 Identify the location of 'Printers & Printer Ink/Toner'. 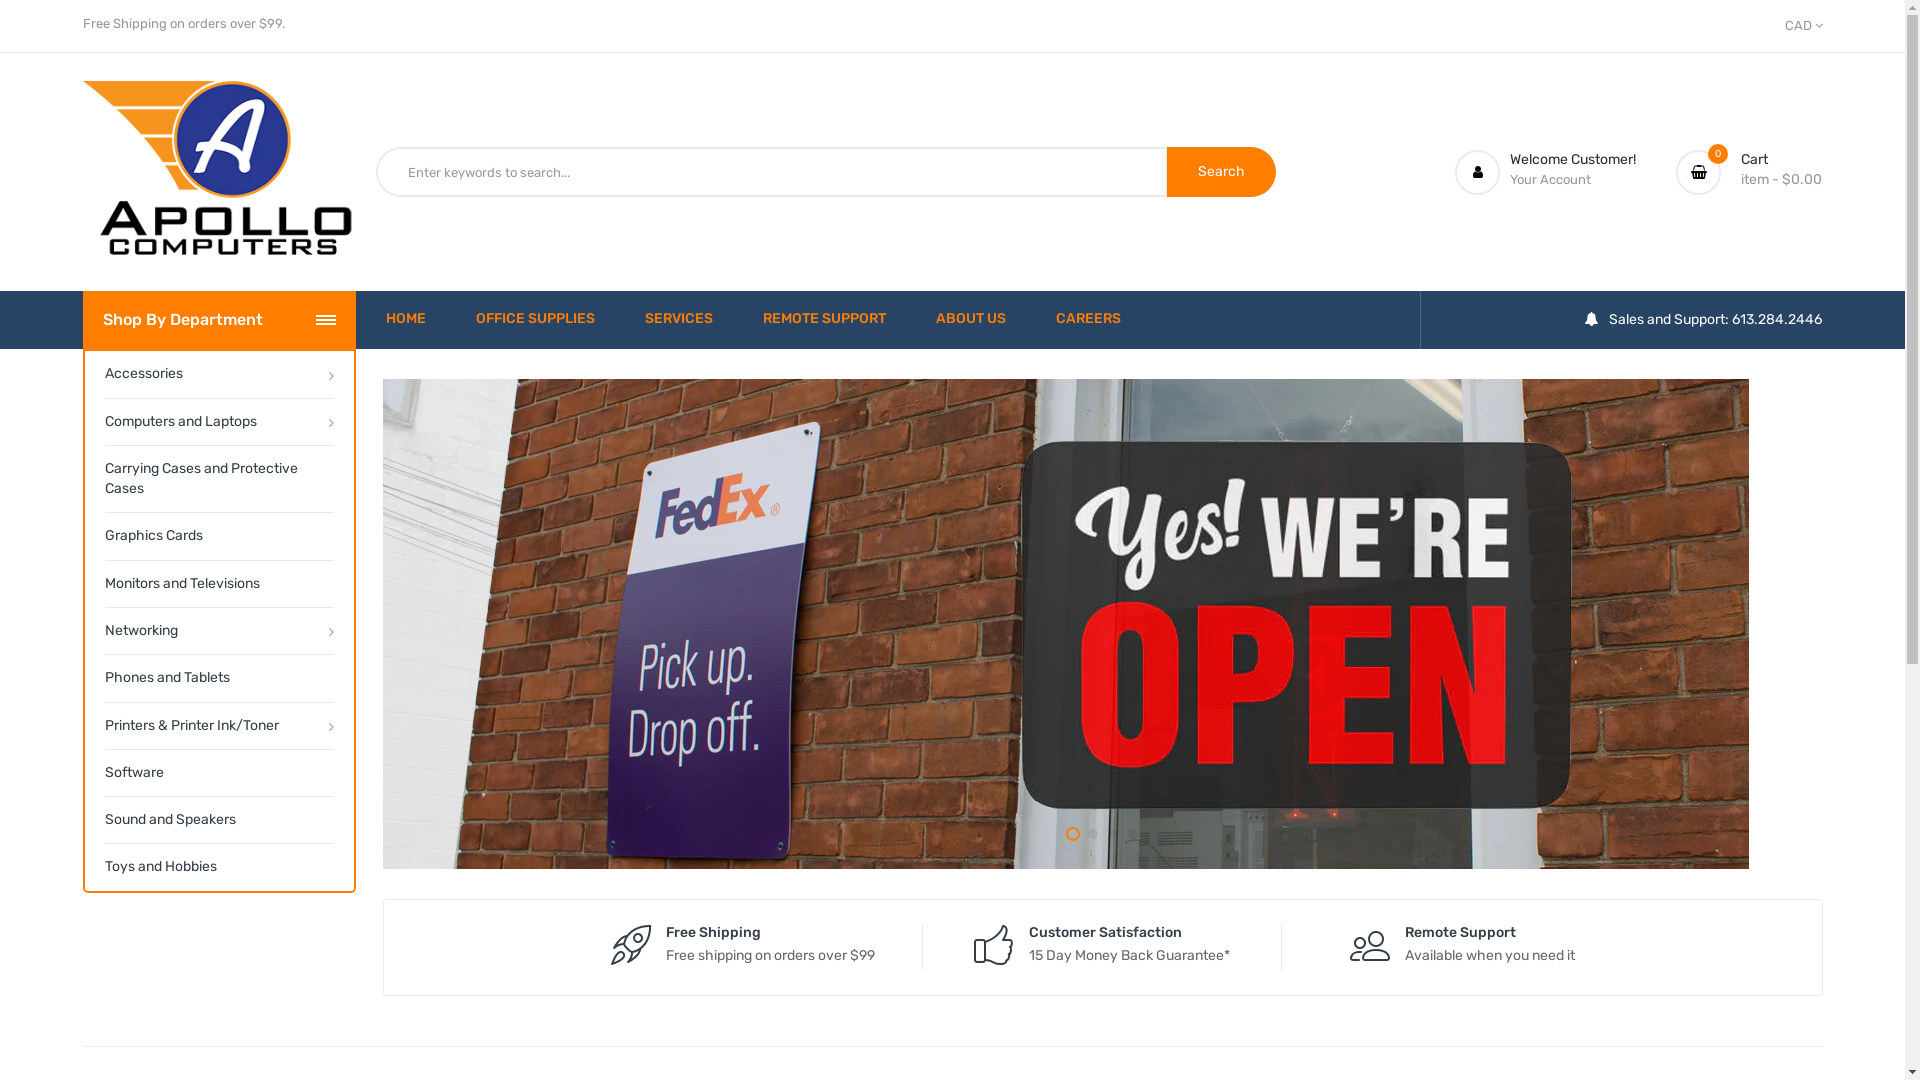
(218, 725).